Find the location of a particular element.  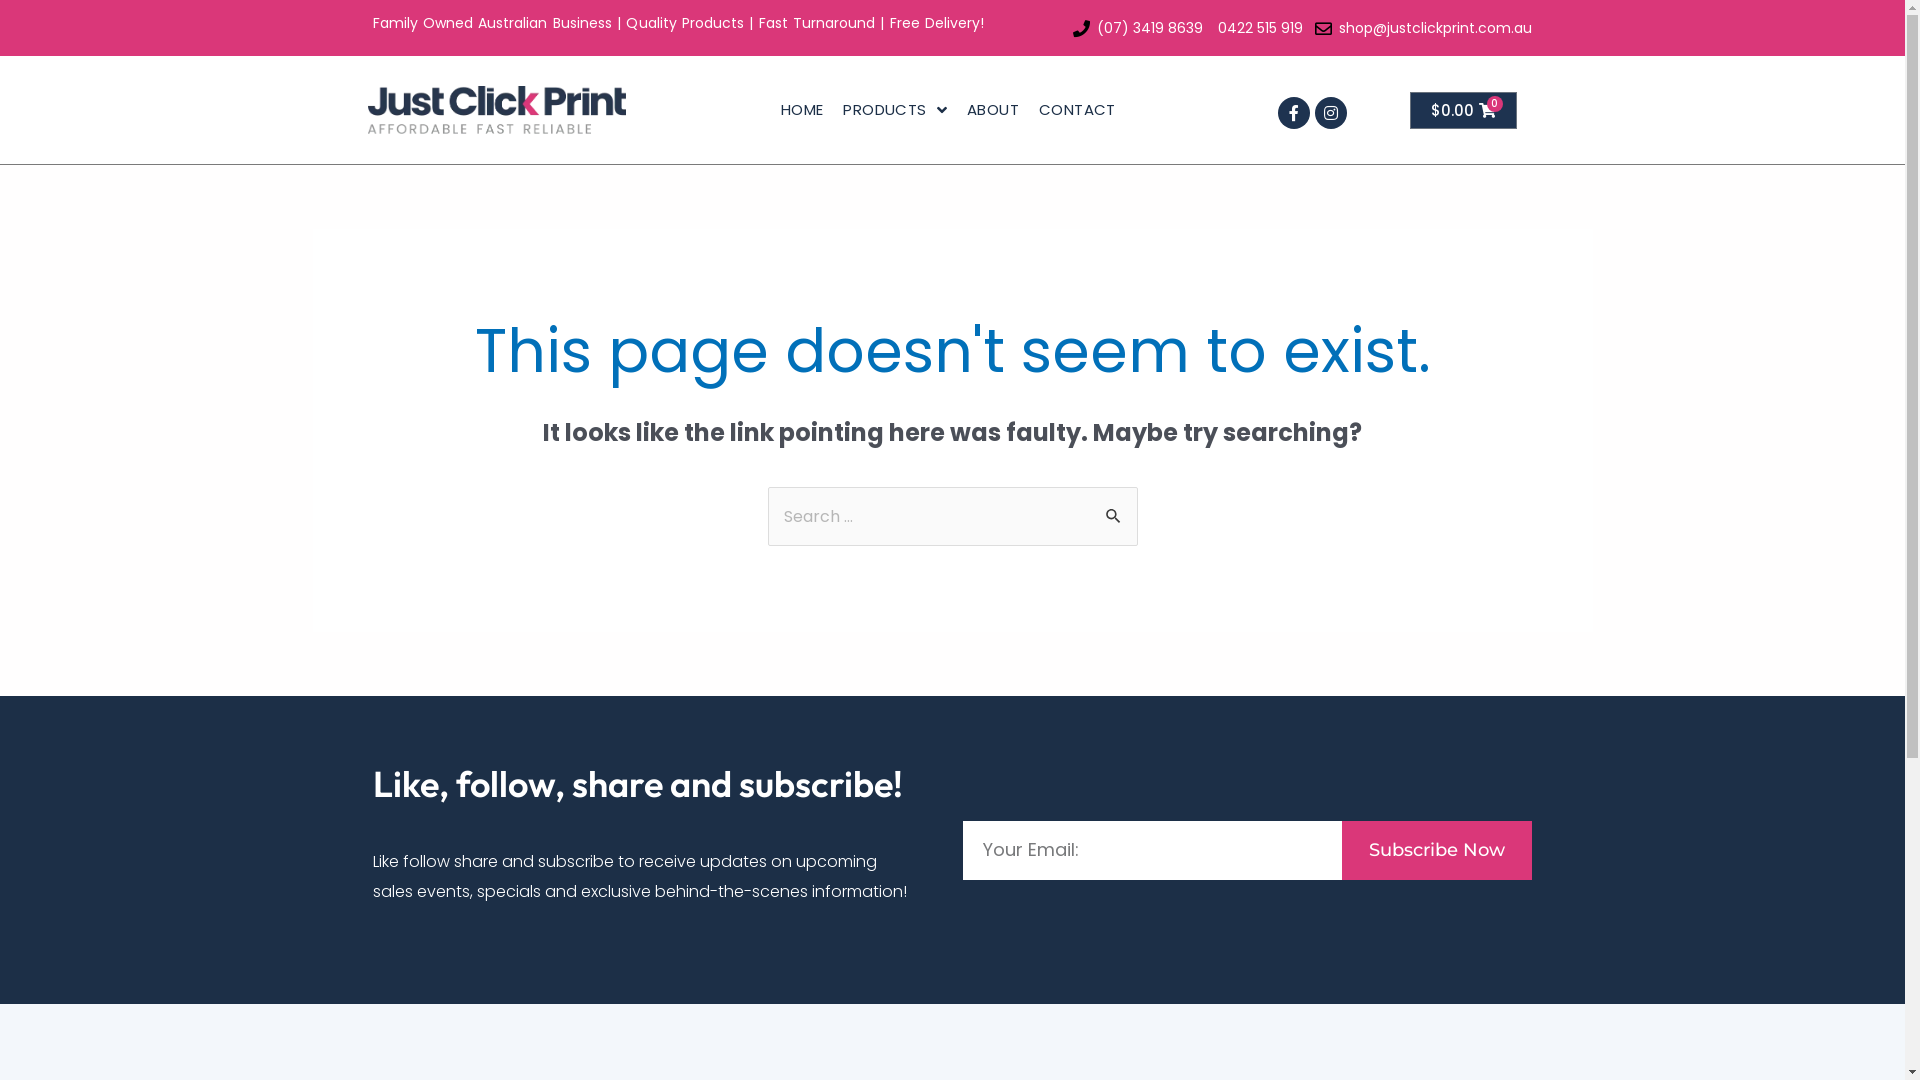

'$0.00 is located at coordinates (1463, 110).